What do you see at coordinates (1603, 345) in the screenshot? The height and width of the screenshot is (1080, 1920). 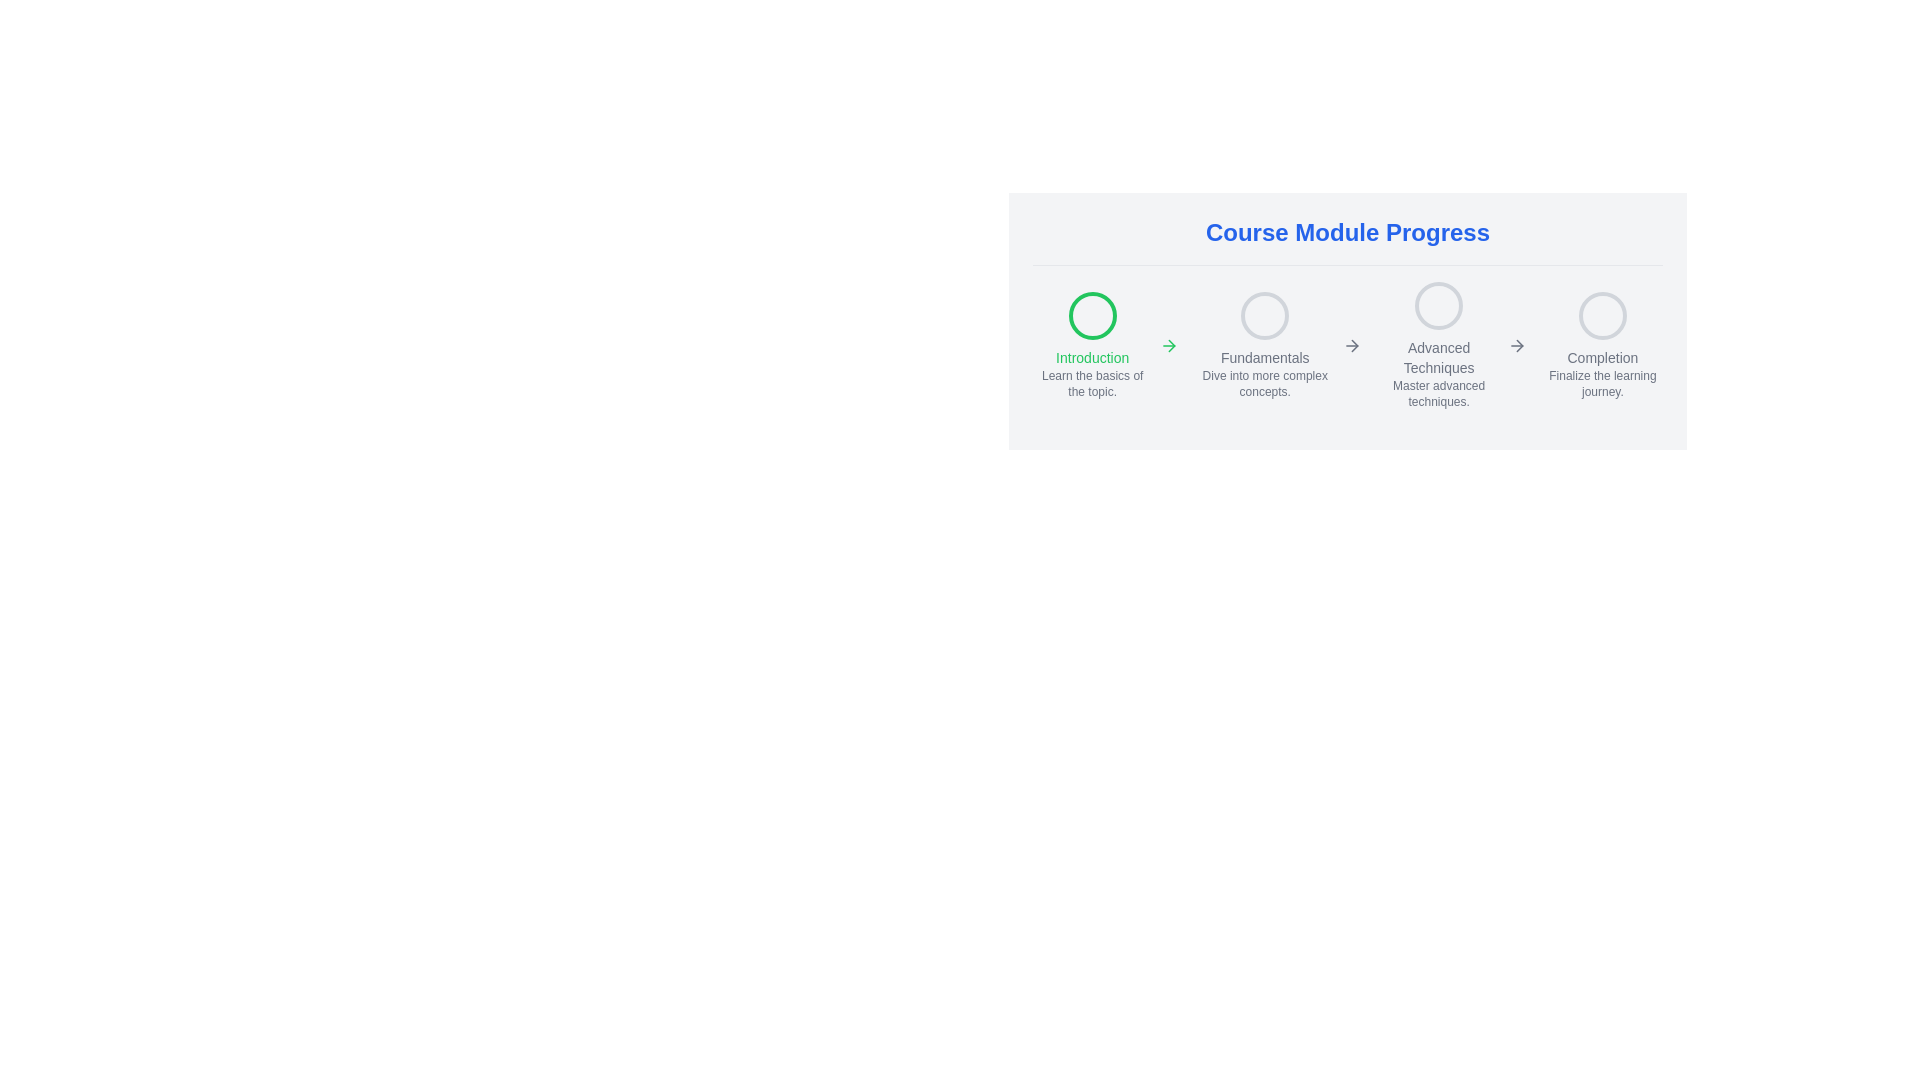 I see `the circular icon representing the final step in the progression tracker` at bounding box center [1603, 345].